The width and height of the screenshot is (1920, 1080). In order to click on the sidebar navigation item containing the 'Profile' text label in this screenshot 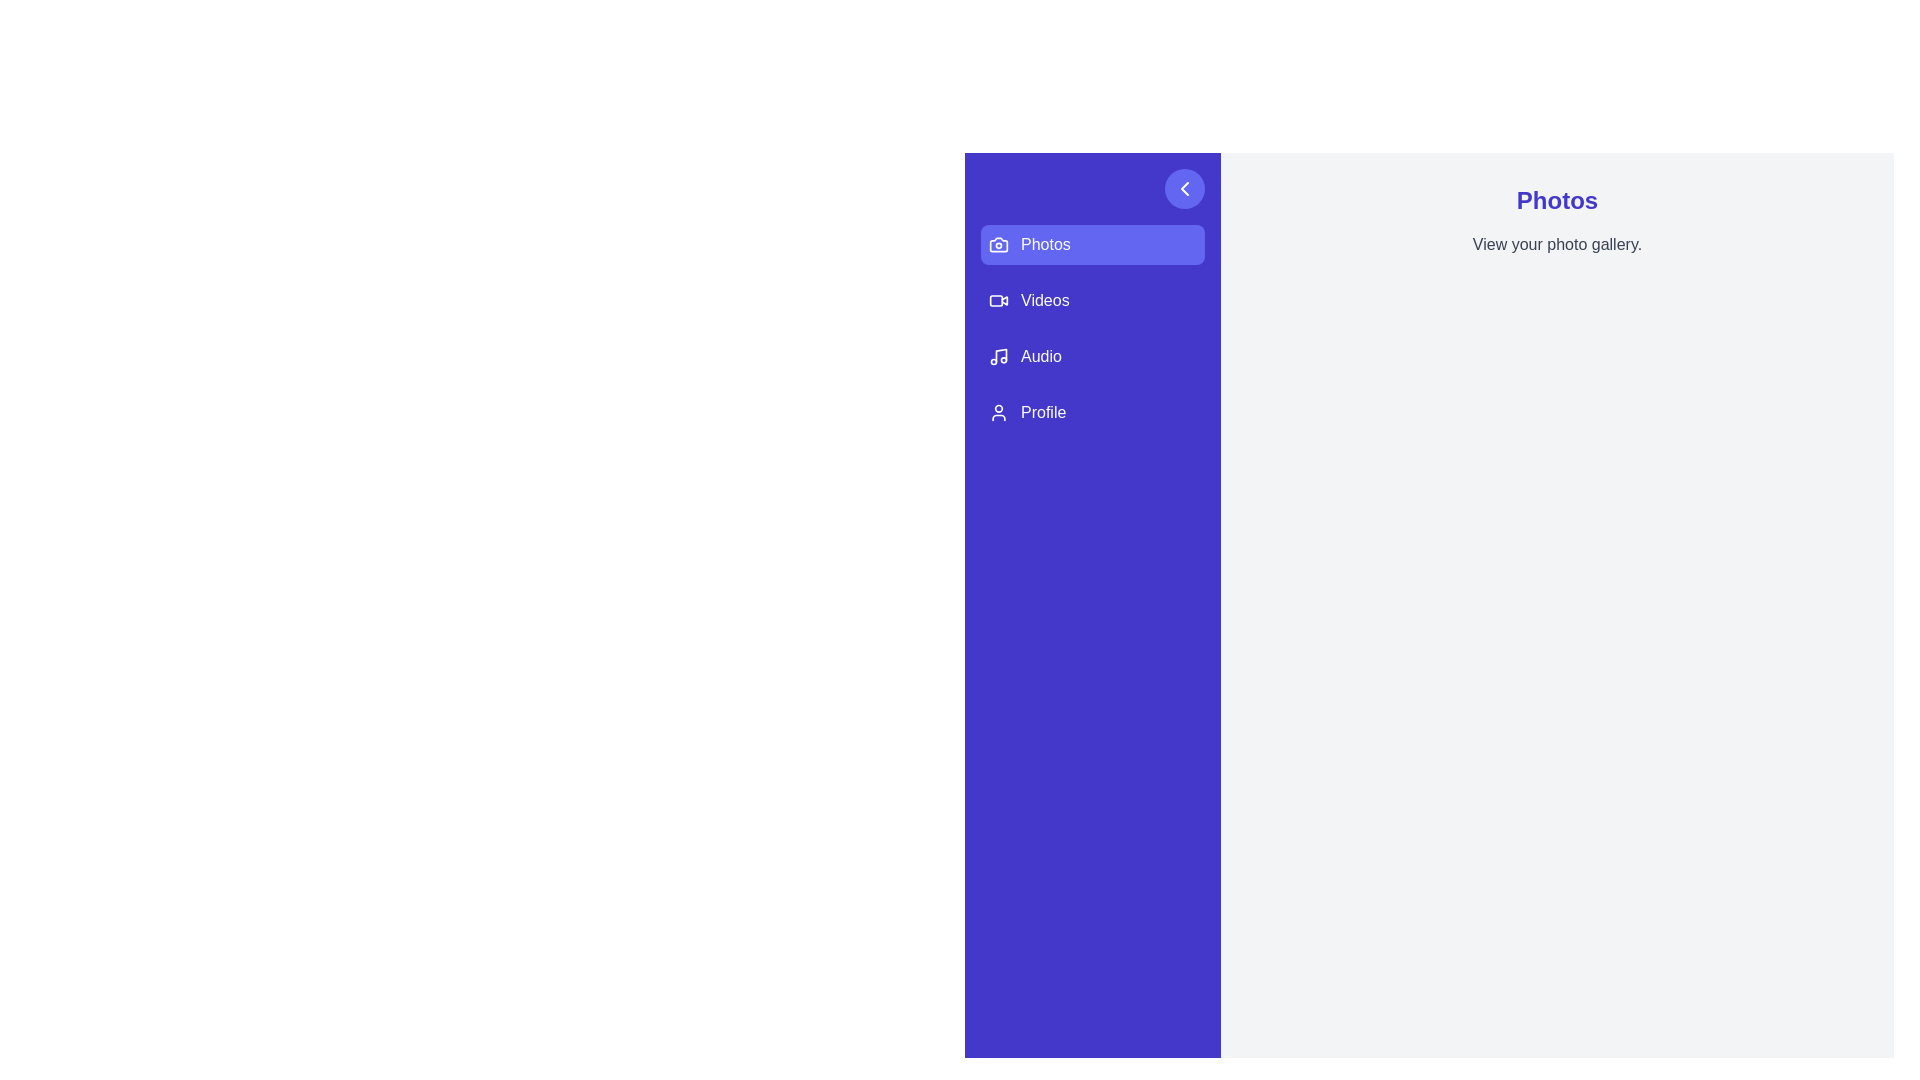, I will do `click(1042, 411)`.